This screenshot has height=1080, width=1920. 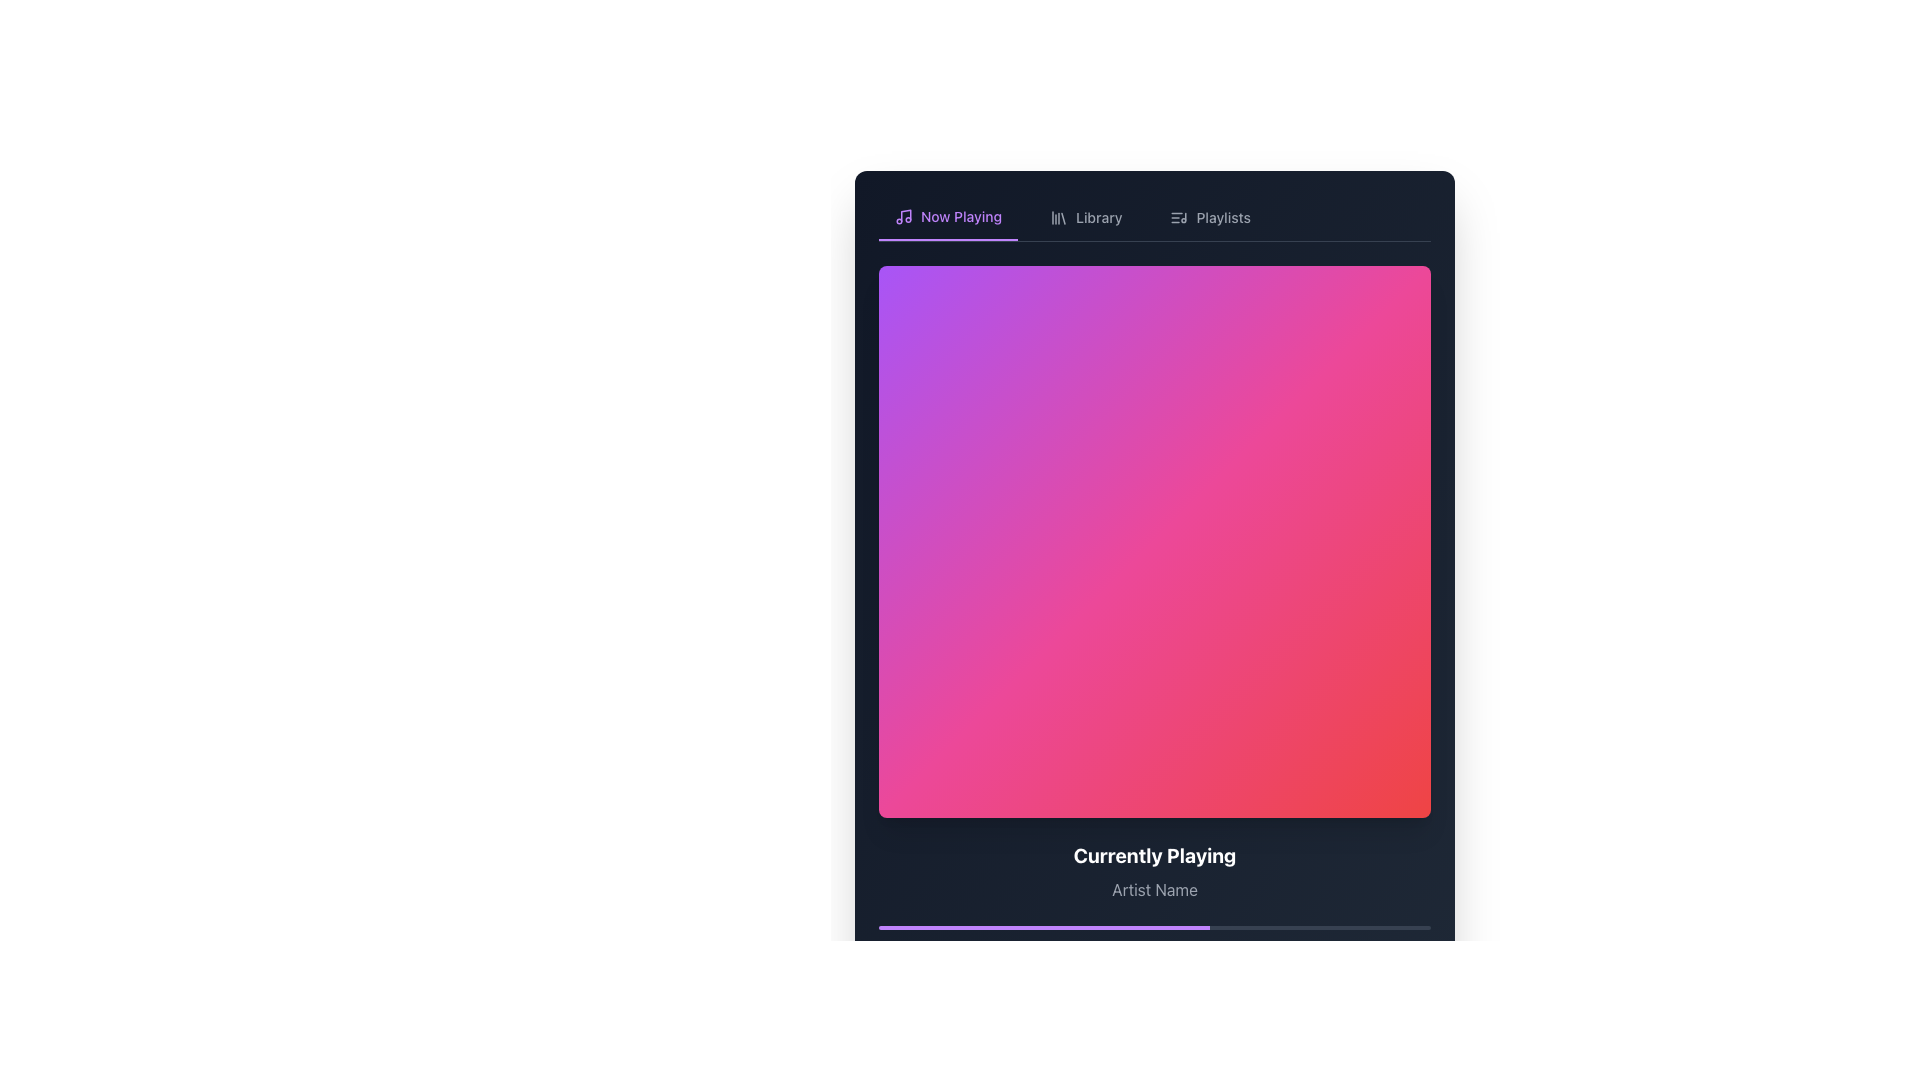 What do you see at coordinates (1155, 941) in the screenshot?
I see `the progress bar located centrally below the 'Artist Name' text and above the player control buttons` at bounding box center [1155, 941].